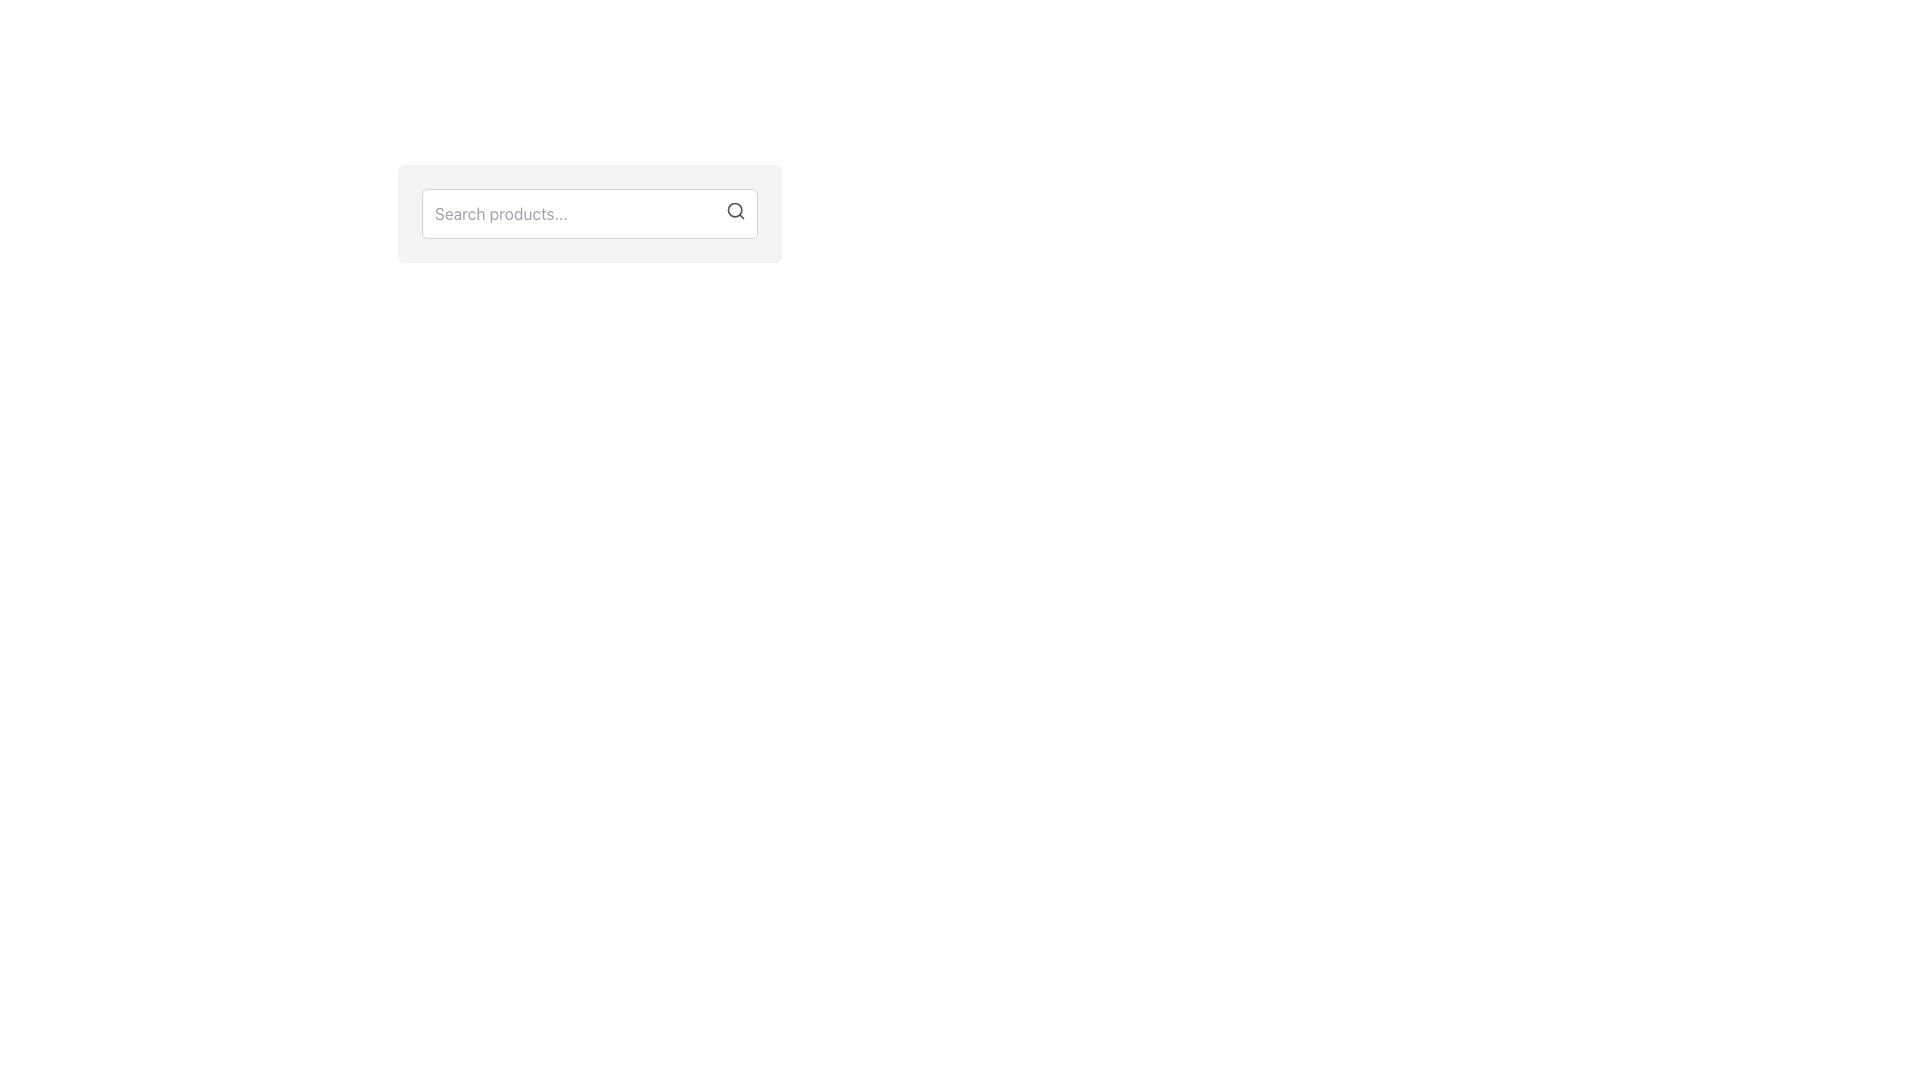  Describe the element at coordinates (734, 211) in the screenshot. I see `the magnifying glass icon located at the top-right corner of the search input field for additional visual feedback` at that location.